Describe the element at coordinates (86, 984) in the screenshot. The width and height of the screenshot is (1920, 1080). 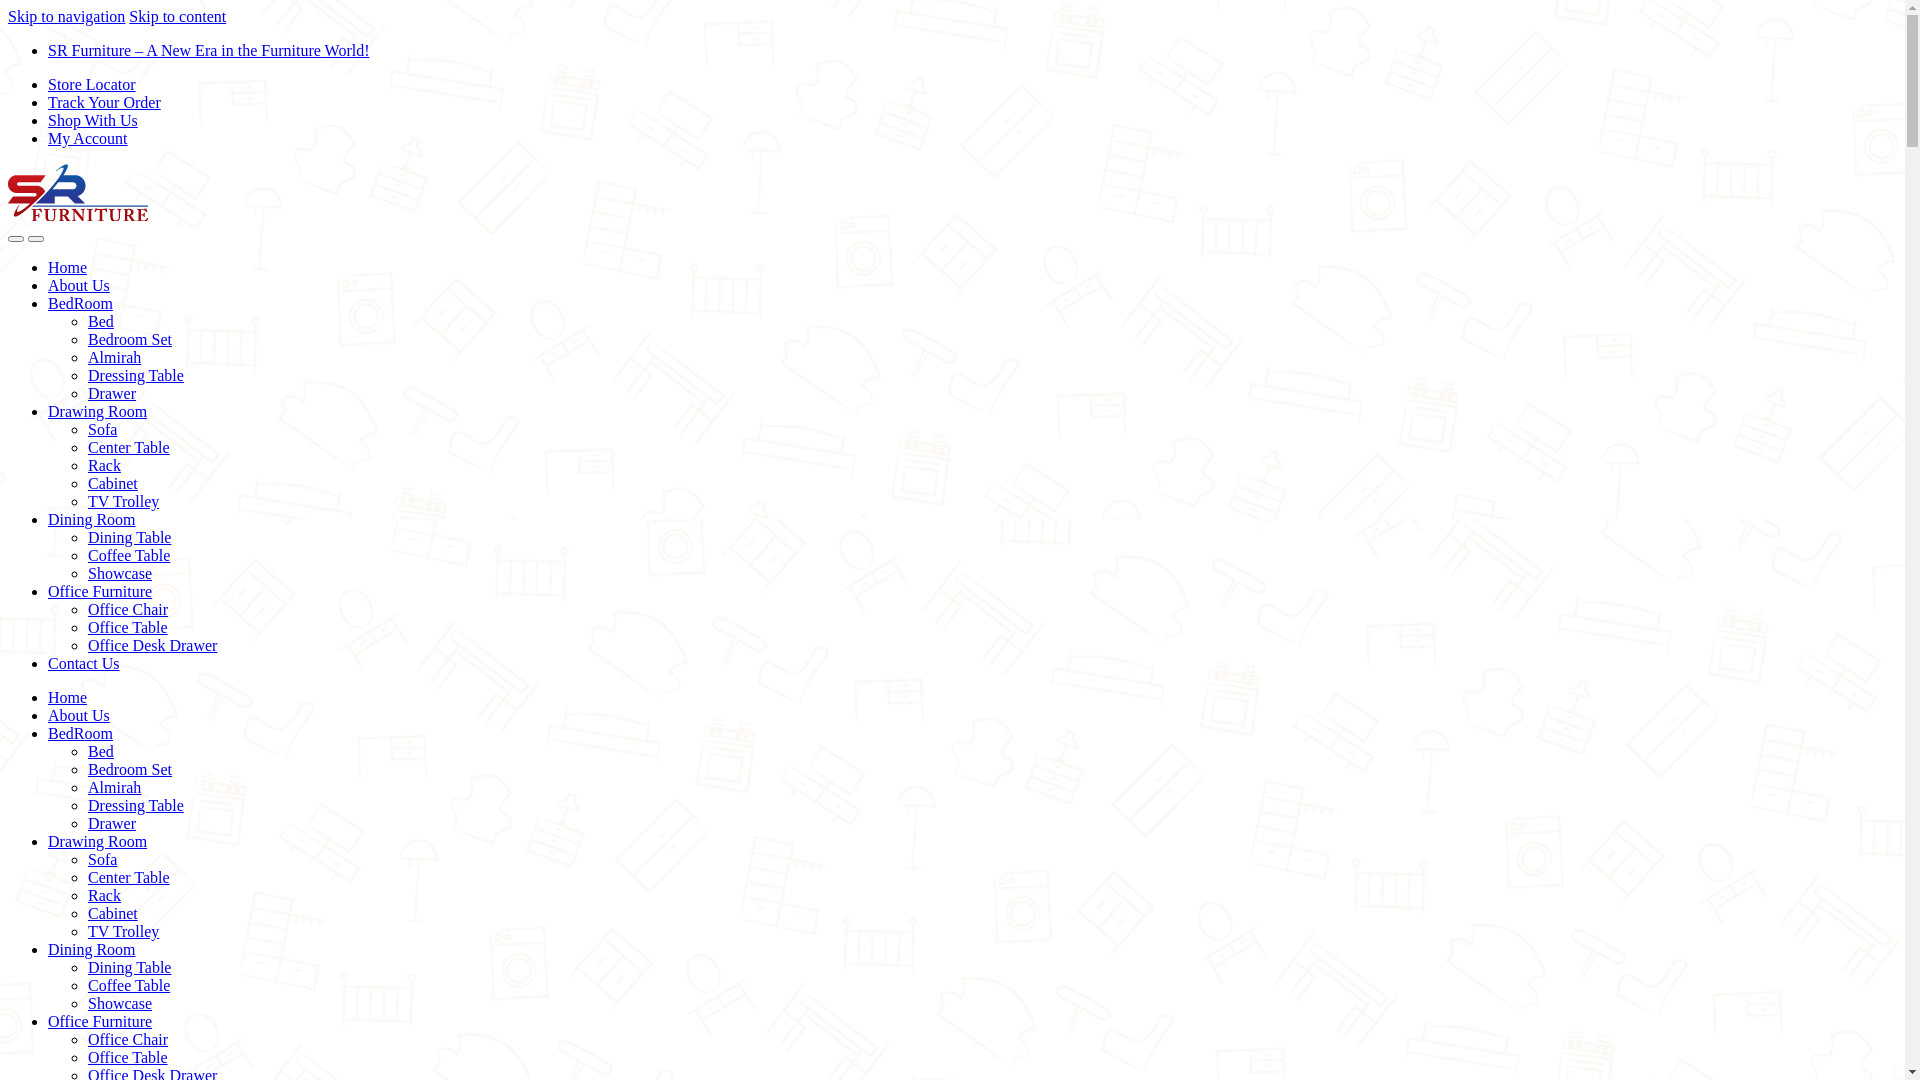
I see `'Coffee Table'` at that location.